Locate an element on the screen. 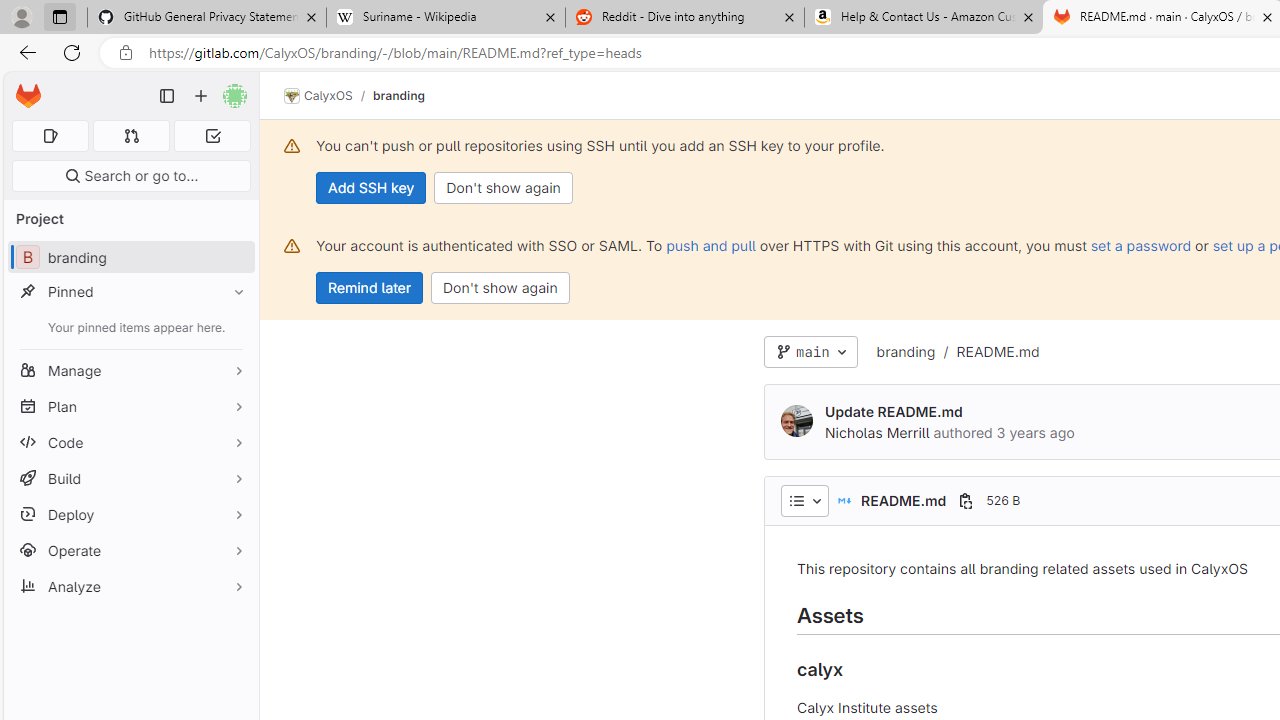 The height and width of the screenshot is (720, 1280). 'branding' is located at coordinates (904, 350).